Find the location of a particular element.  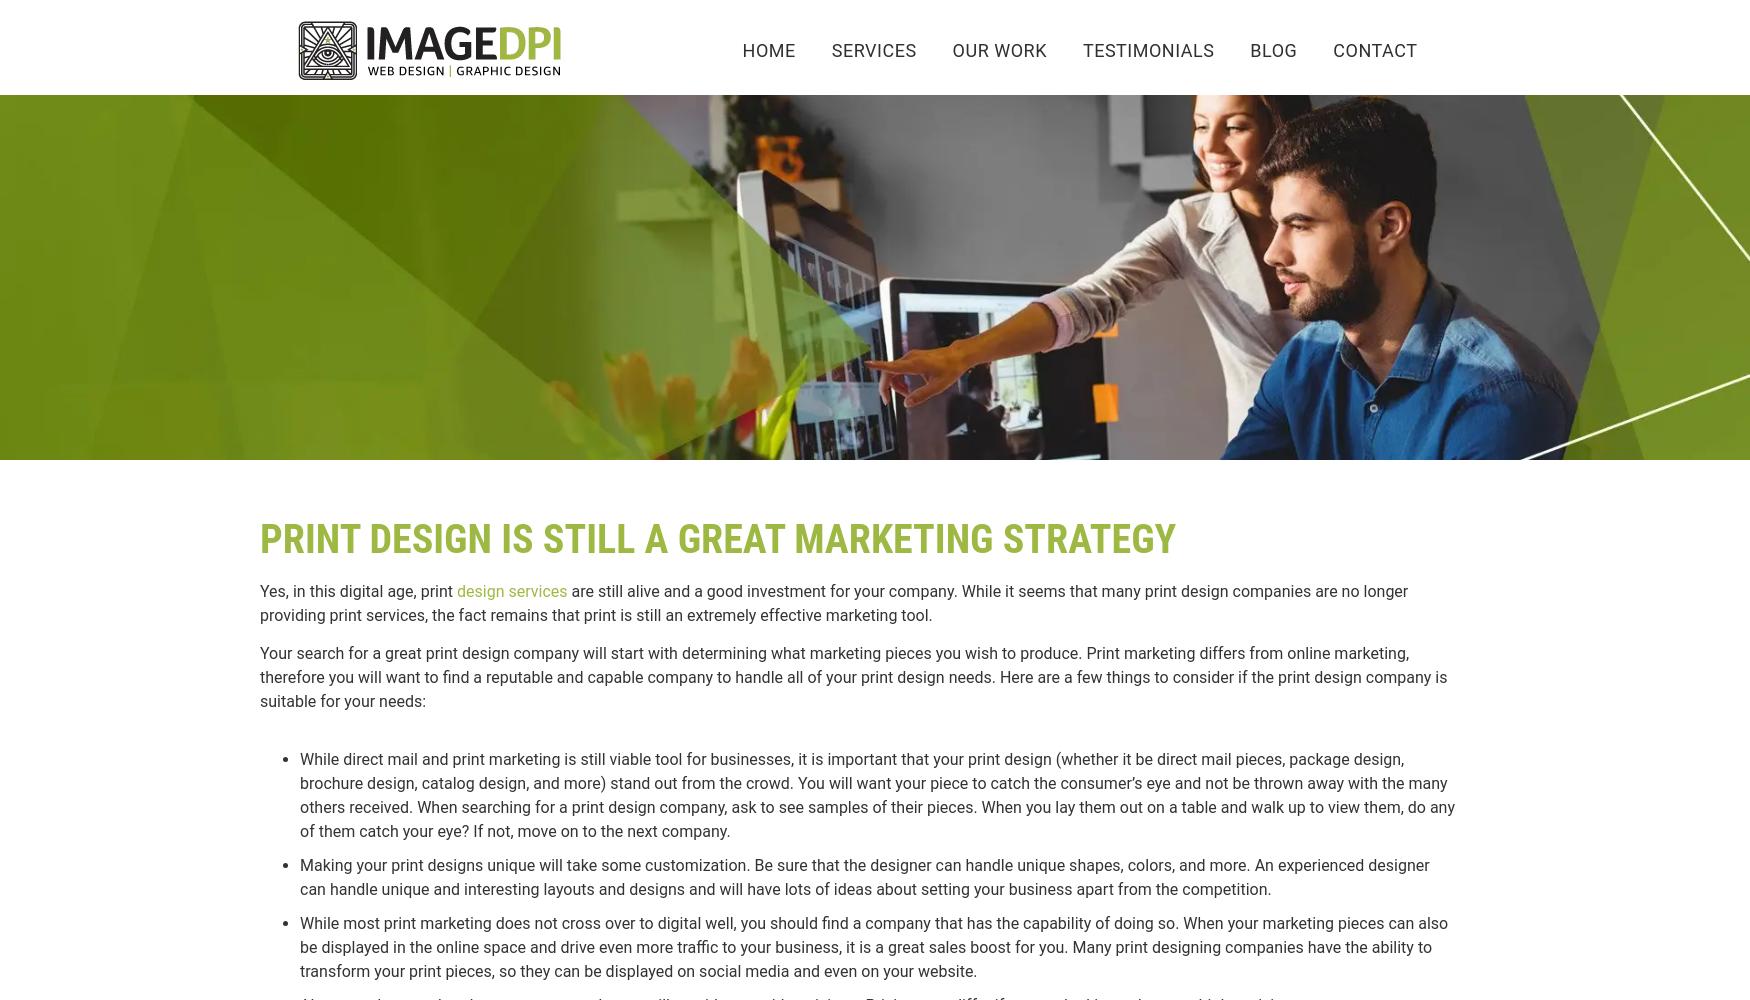

'Print Design is still a great marketing strategy' is located at coordinates (718, 538).